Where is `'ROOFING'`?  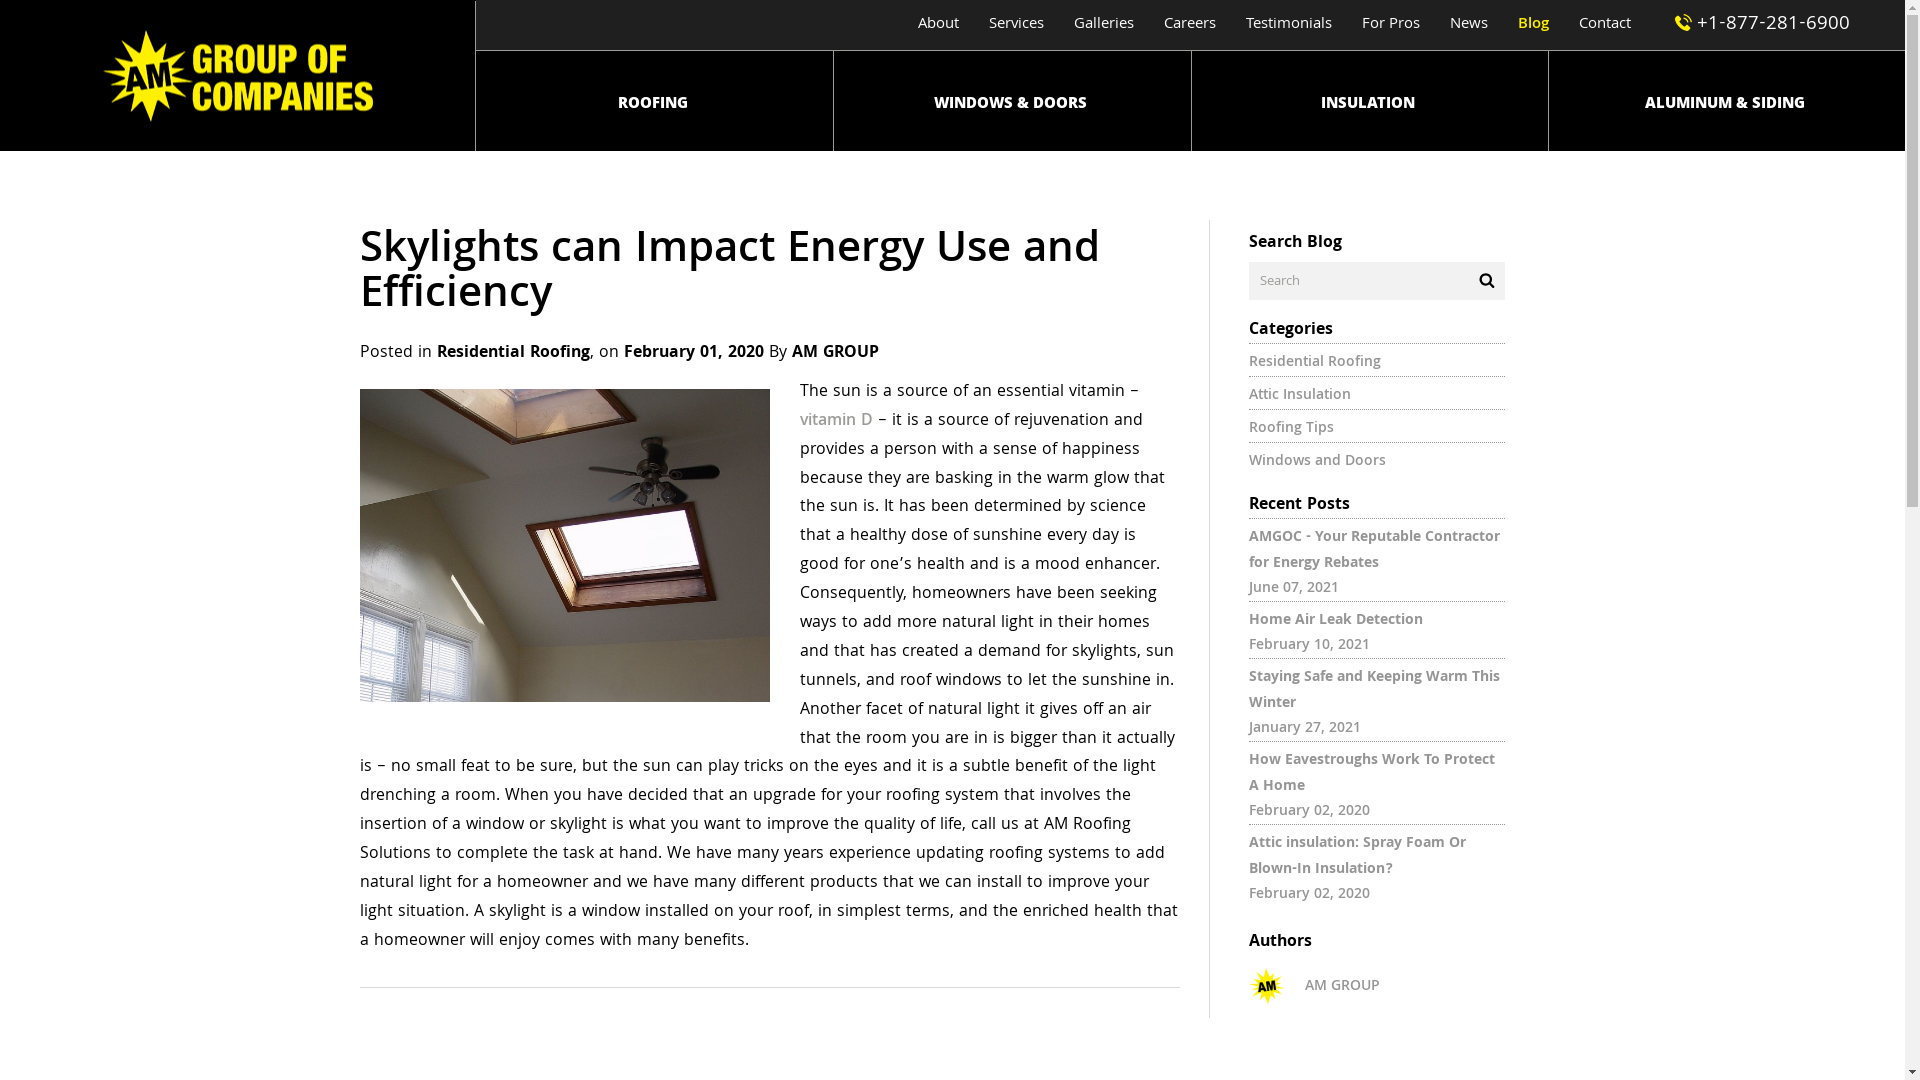 'ROOFING' is located at coordinates (652, 100).